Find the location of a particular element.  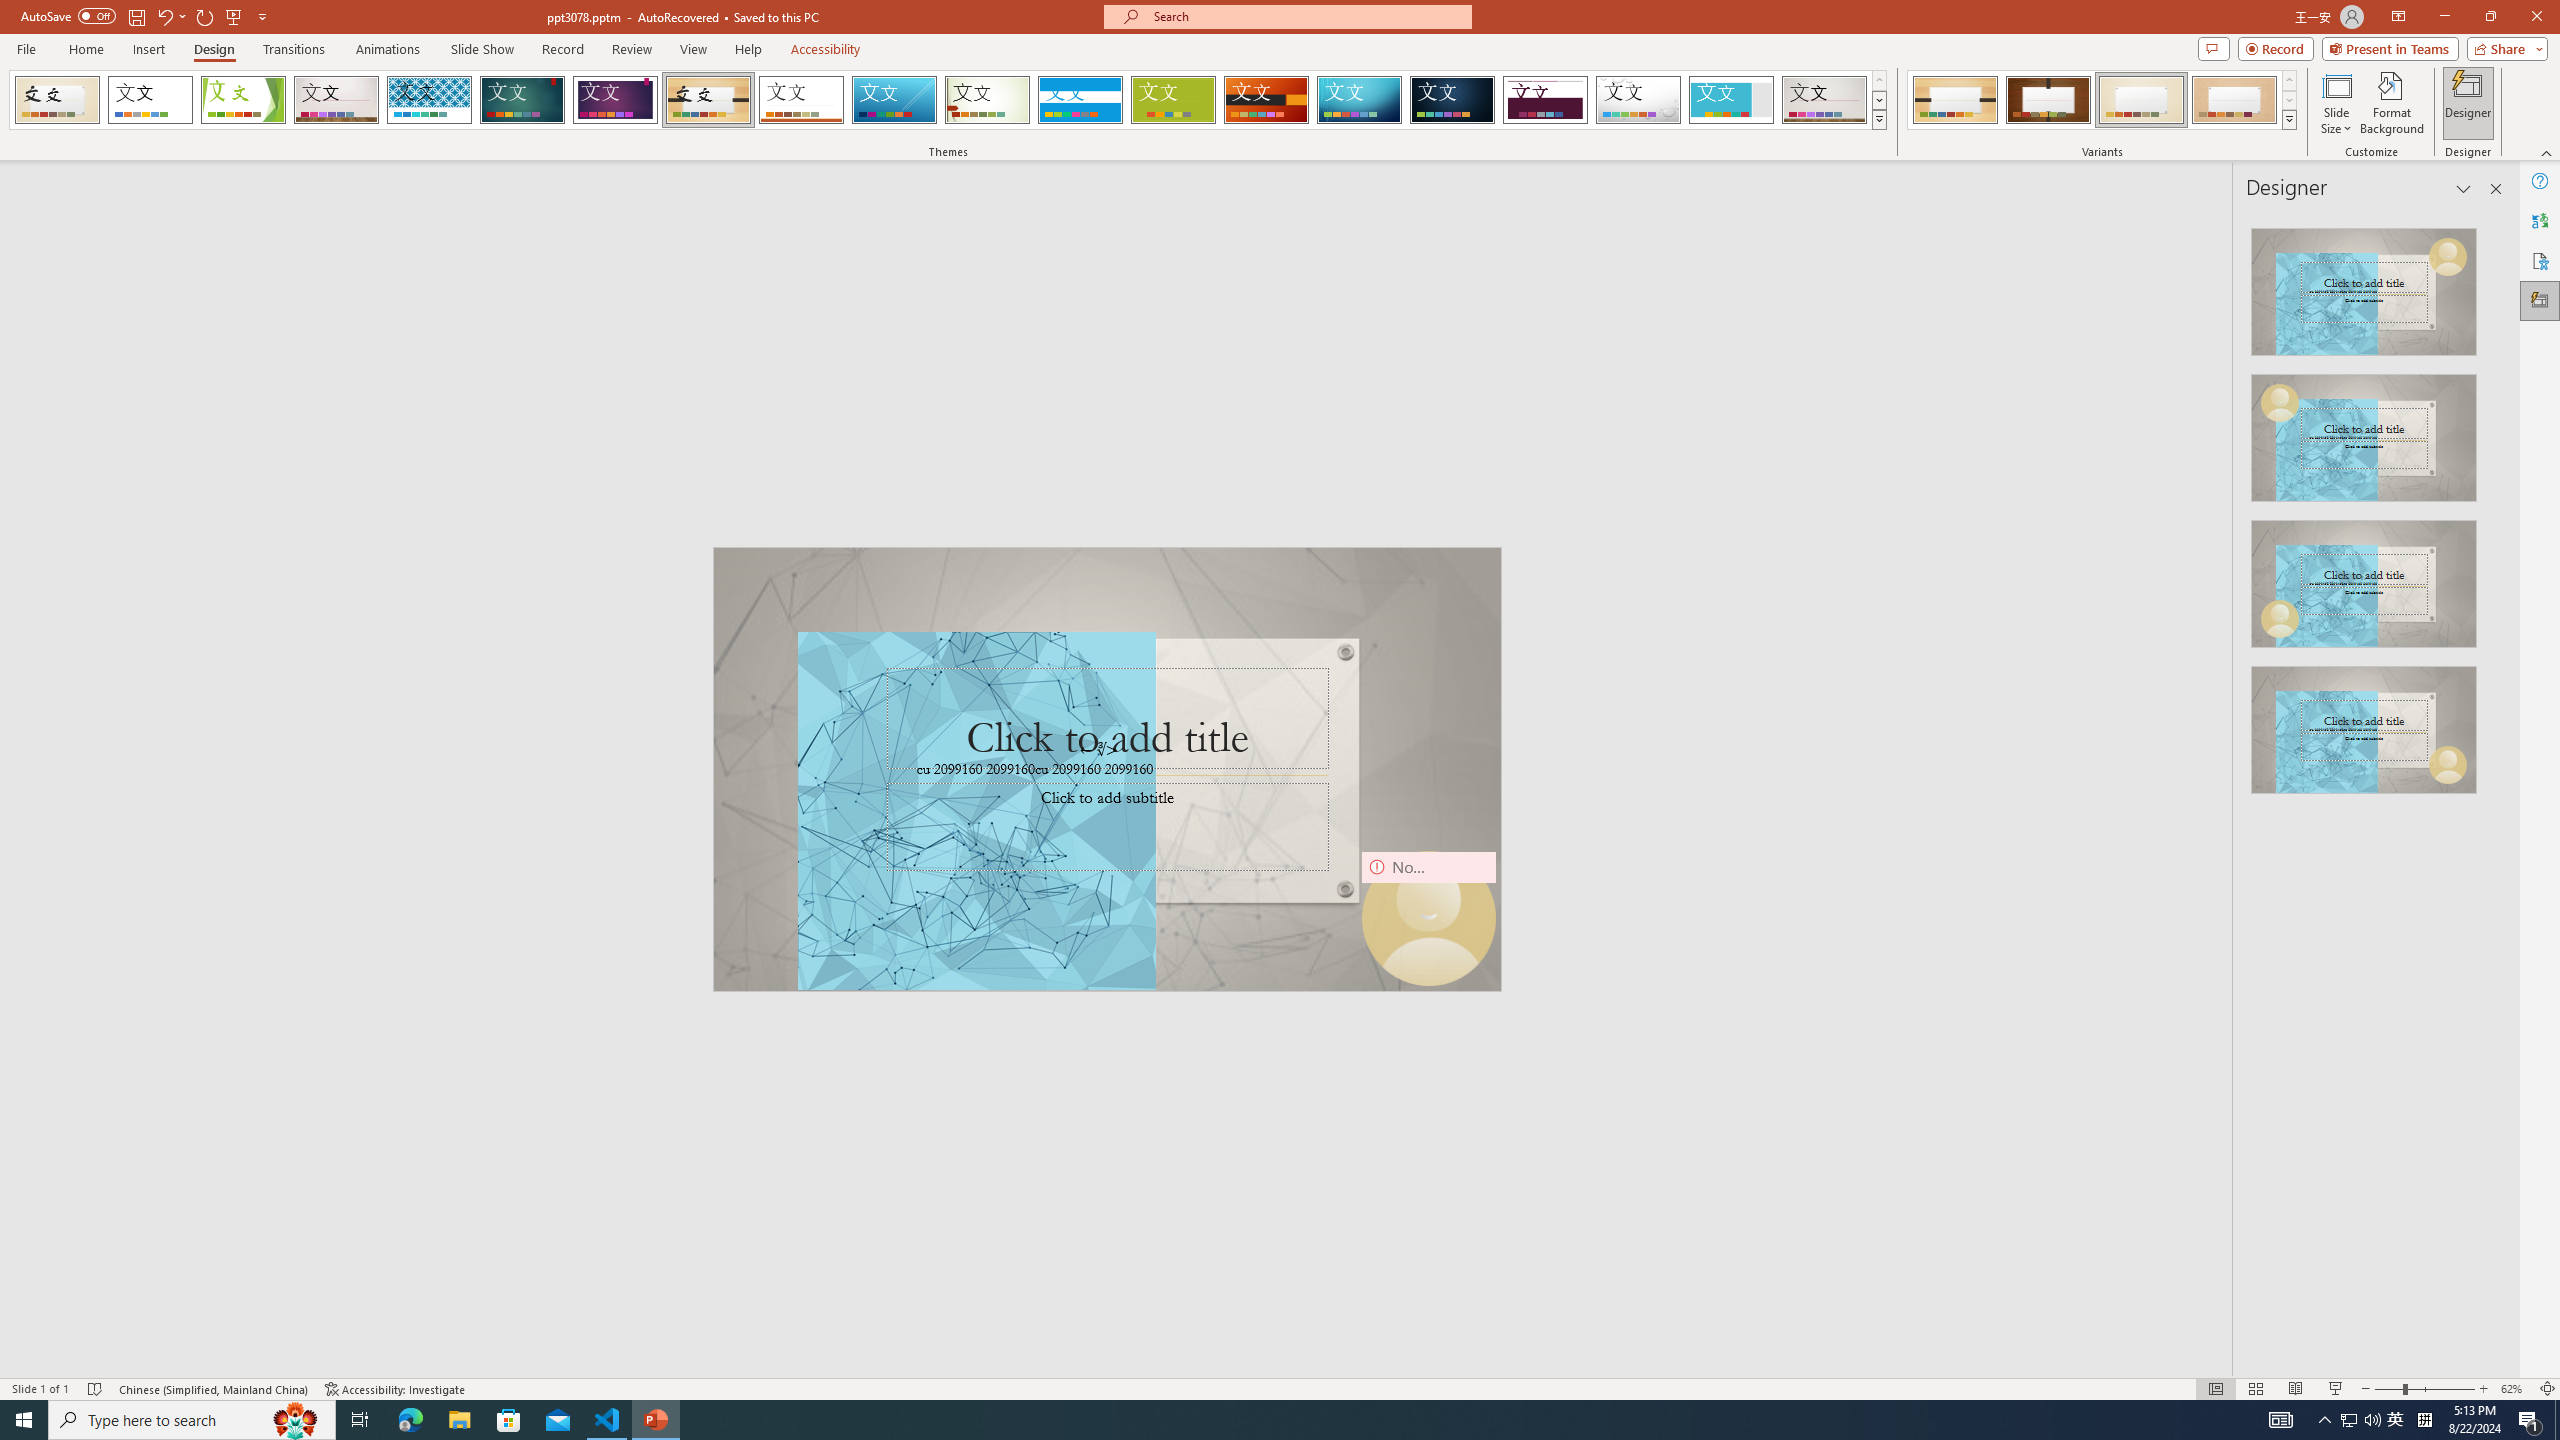

'TextBox 61' is located at coordinates (1104, 770).